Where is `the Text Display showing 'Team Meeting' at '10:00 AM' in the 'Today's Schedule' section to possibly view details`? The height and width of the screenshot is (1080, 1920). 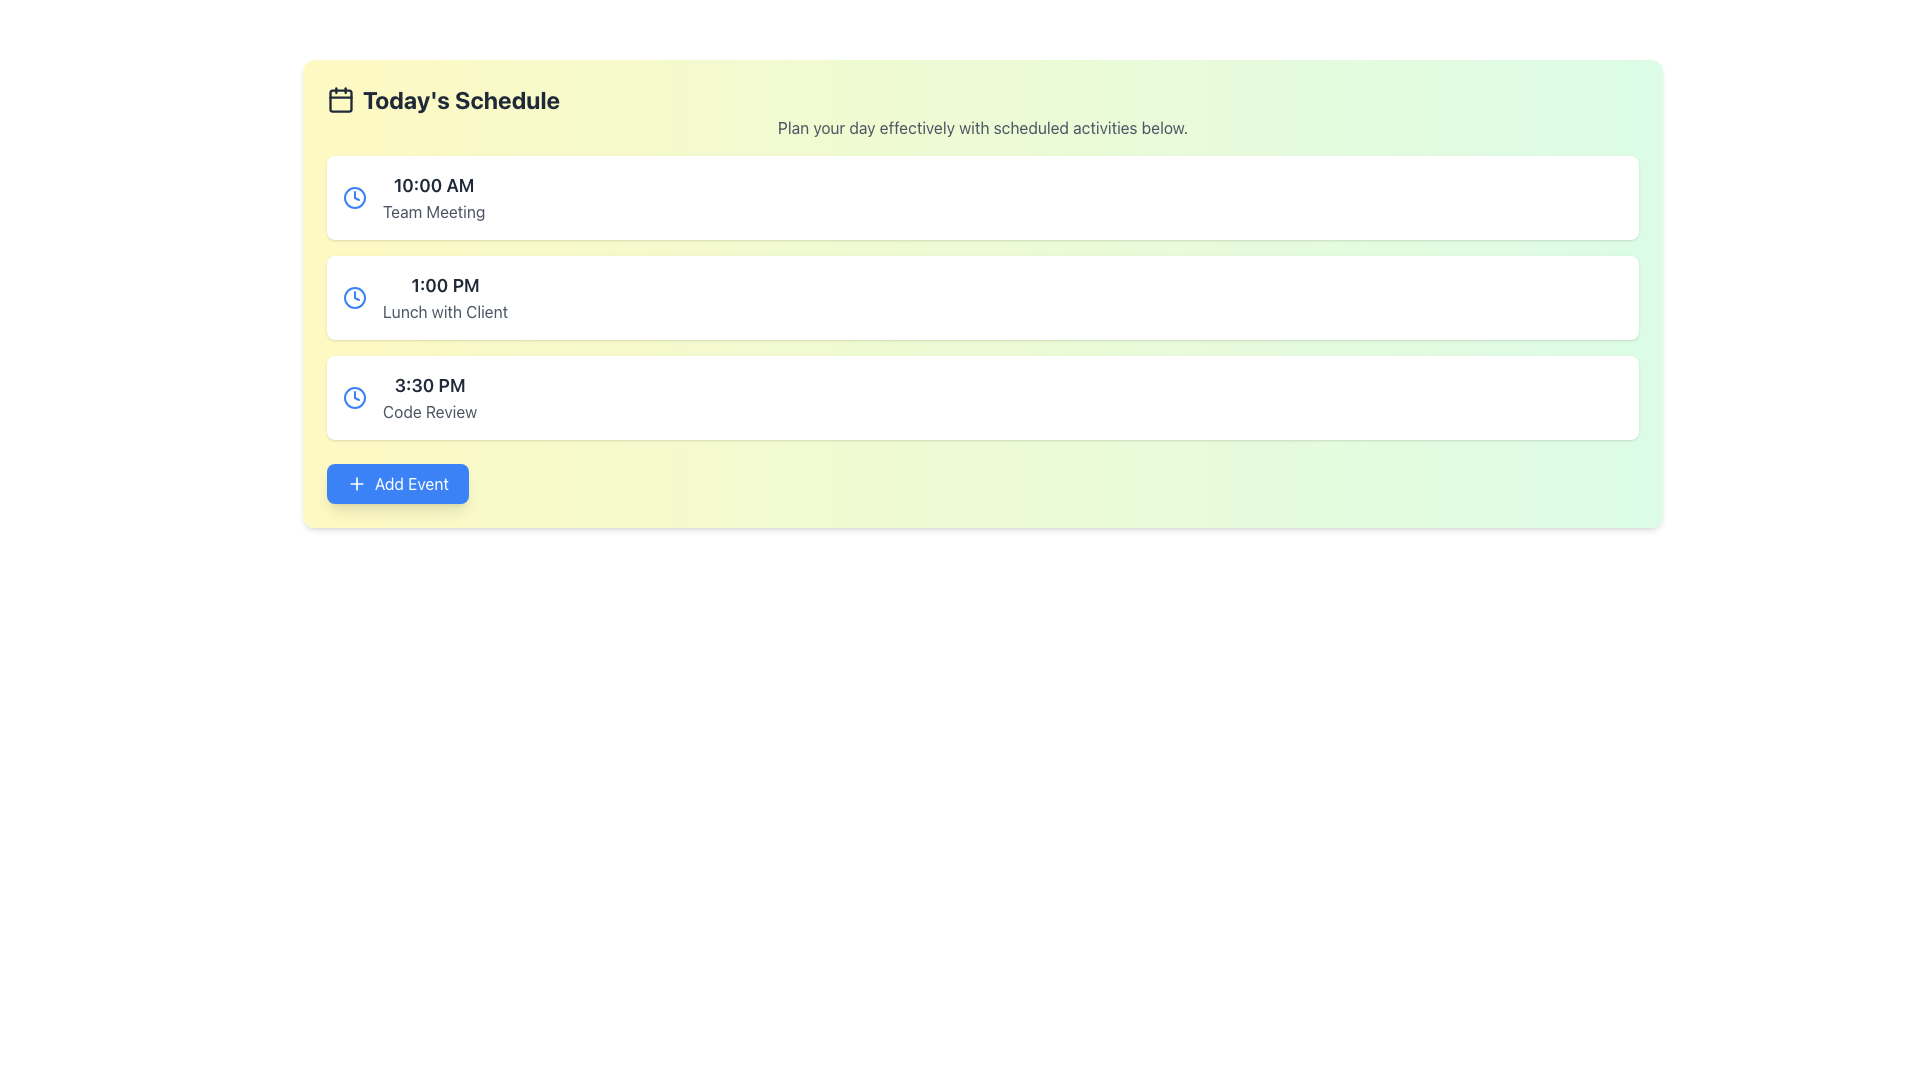 the Text Display showing 'Team Meeting' at '10:00 AM' in the 'Today's Schedule' section to possibly view details is located at coordinates (433, 197).